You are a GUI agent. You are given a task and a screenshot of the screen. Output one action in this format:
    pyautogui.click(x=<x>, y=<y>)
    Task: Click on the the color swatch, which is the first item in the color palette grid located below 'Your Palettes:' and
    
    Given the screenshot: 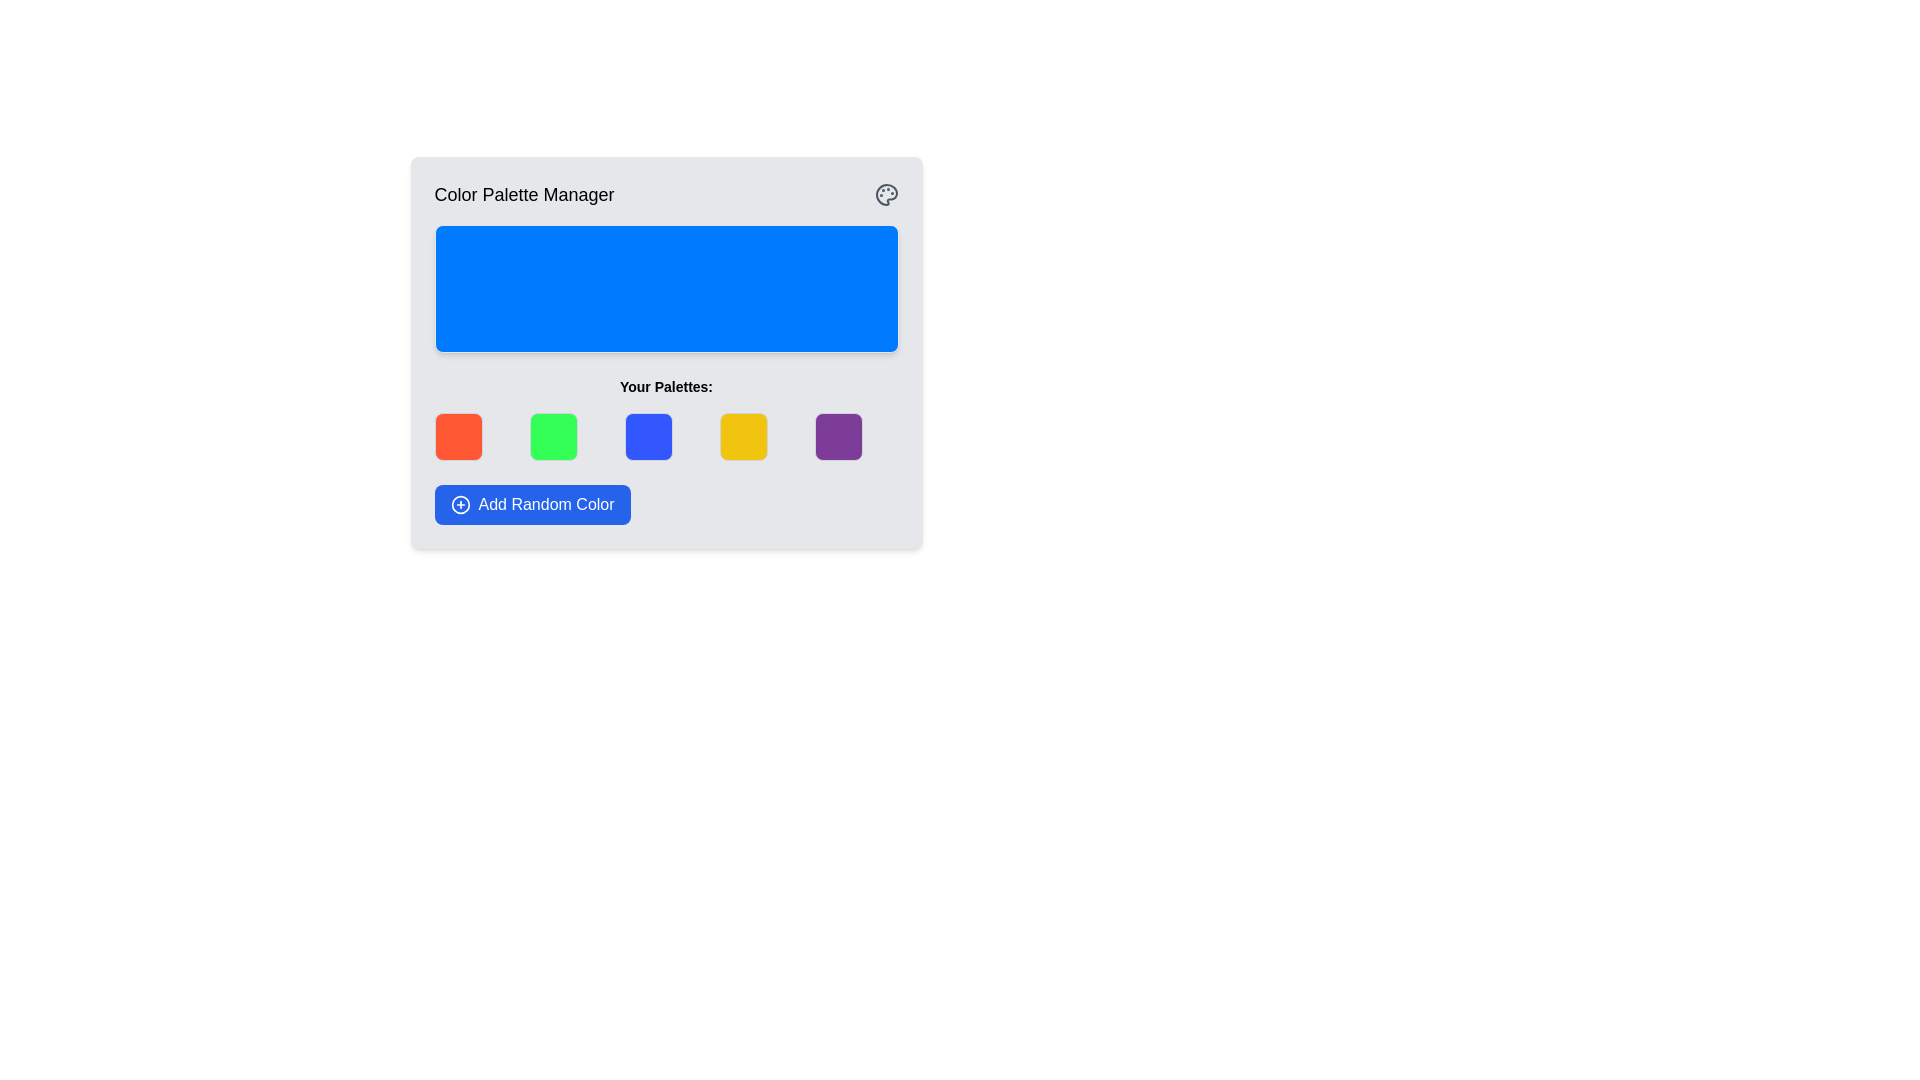 What is the action you would take?
    pyautogui.click(x=457, y=435)
    